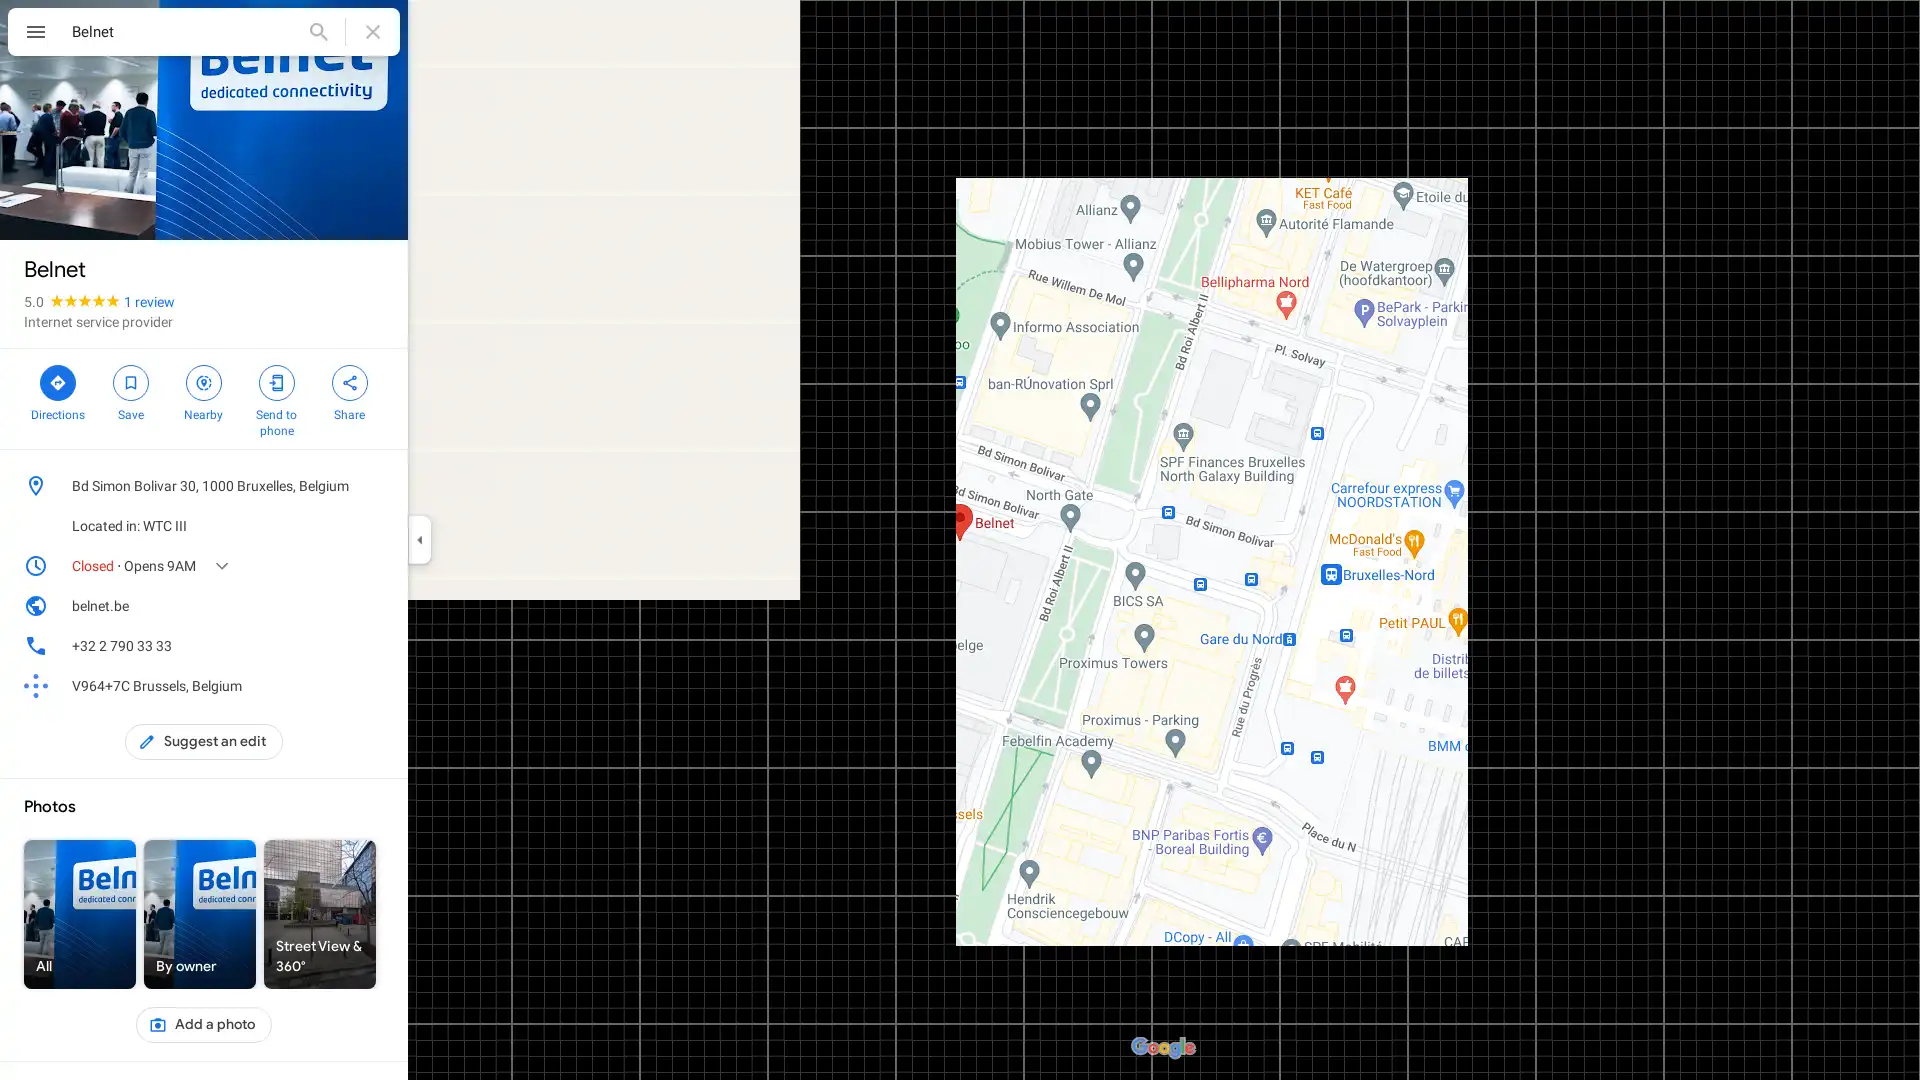 The width and height of the screenshot is (1920, 1080). What do you see at coordinates (349, 390) in the screenshot?
I see `Share Belnet` at bounding box center [349, 390].